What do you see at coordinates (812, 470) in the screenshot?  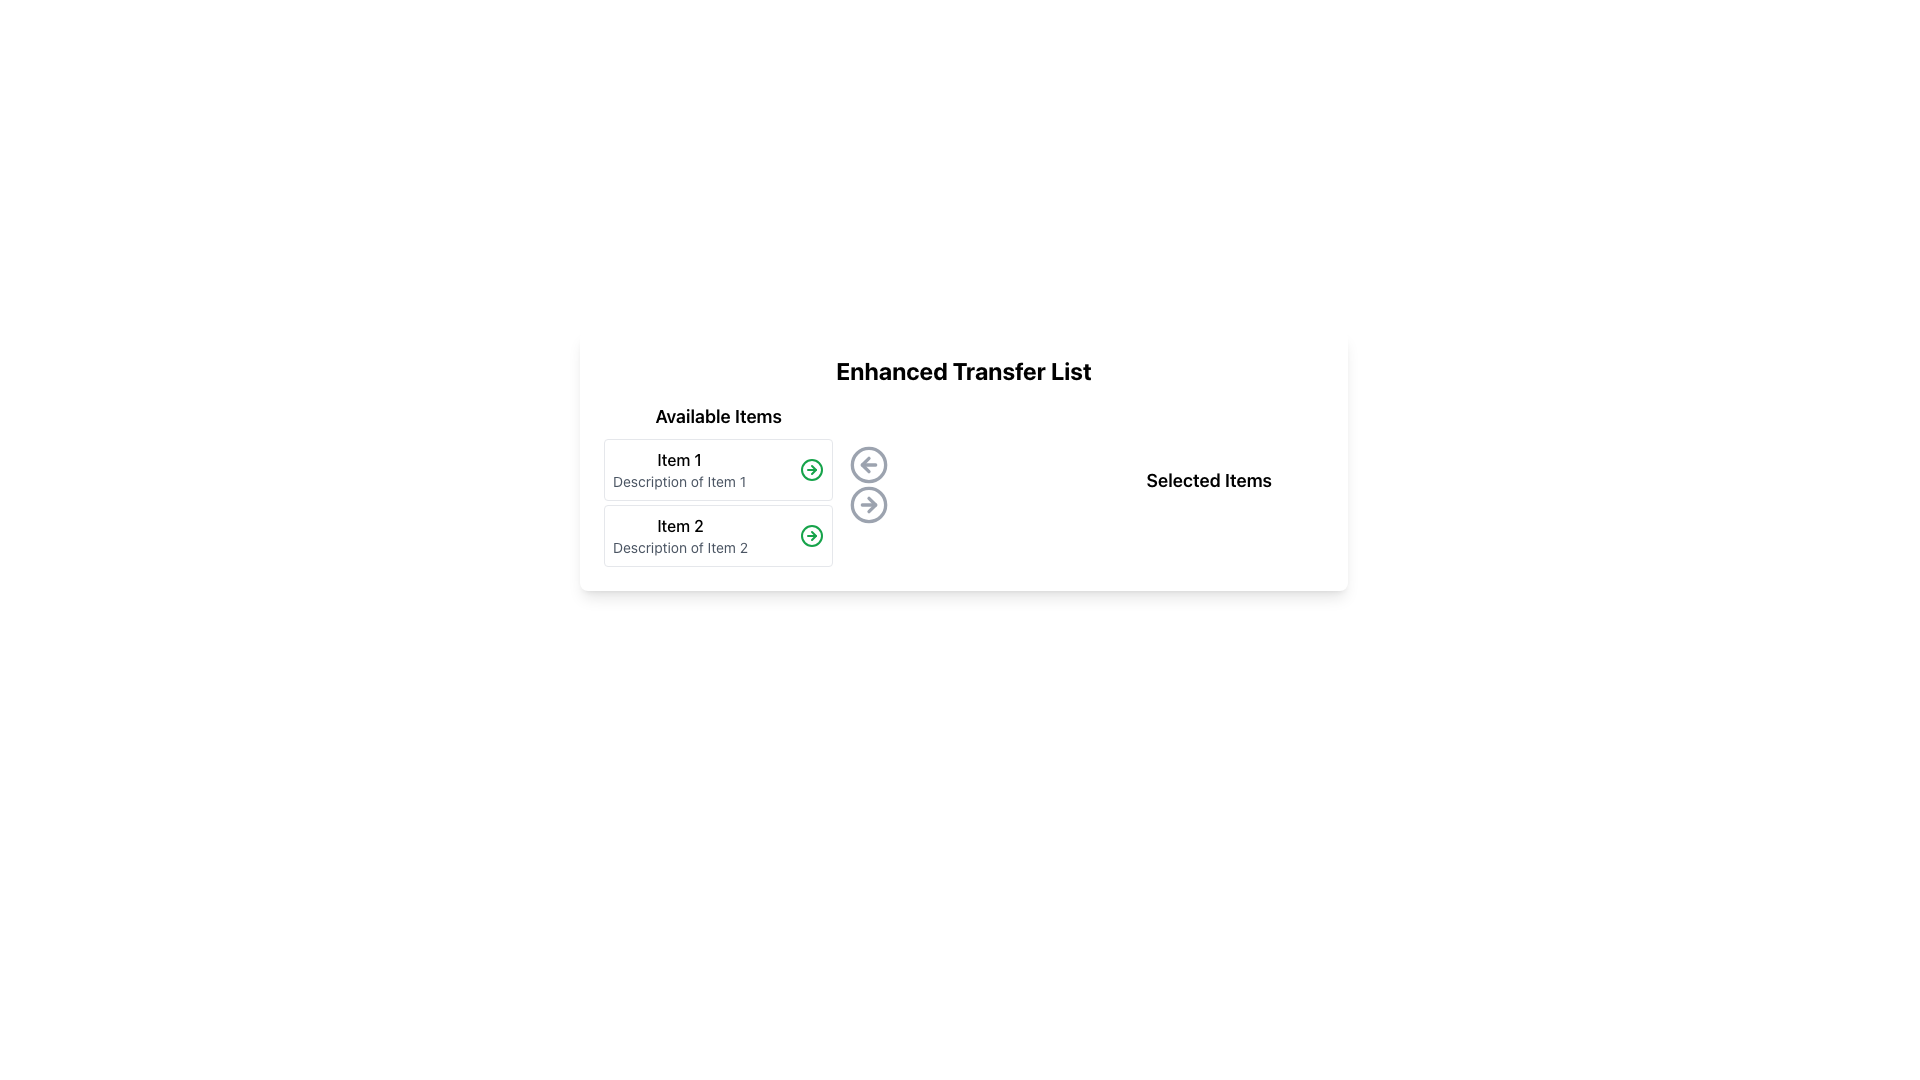 I see `the circular button with a green border located beside the text 'Item 2' in the second row of the 'Available Items' section` at bounding box center [812, 470].